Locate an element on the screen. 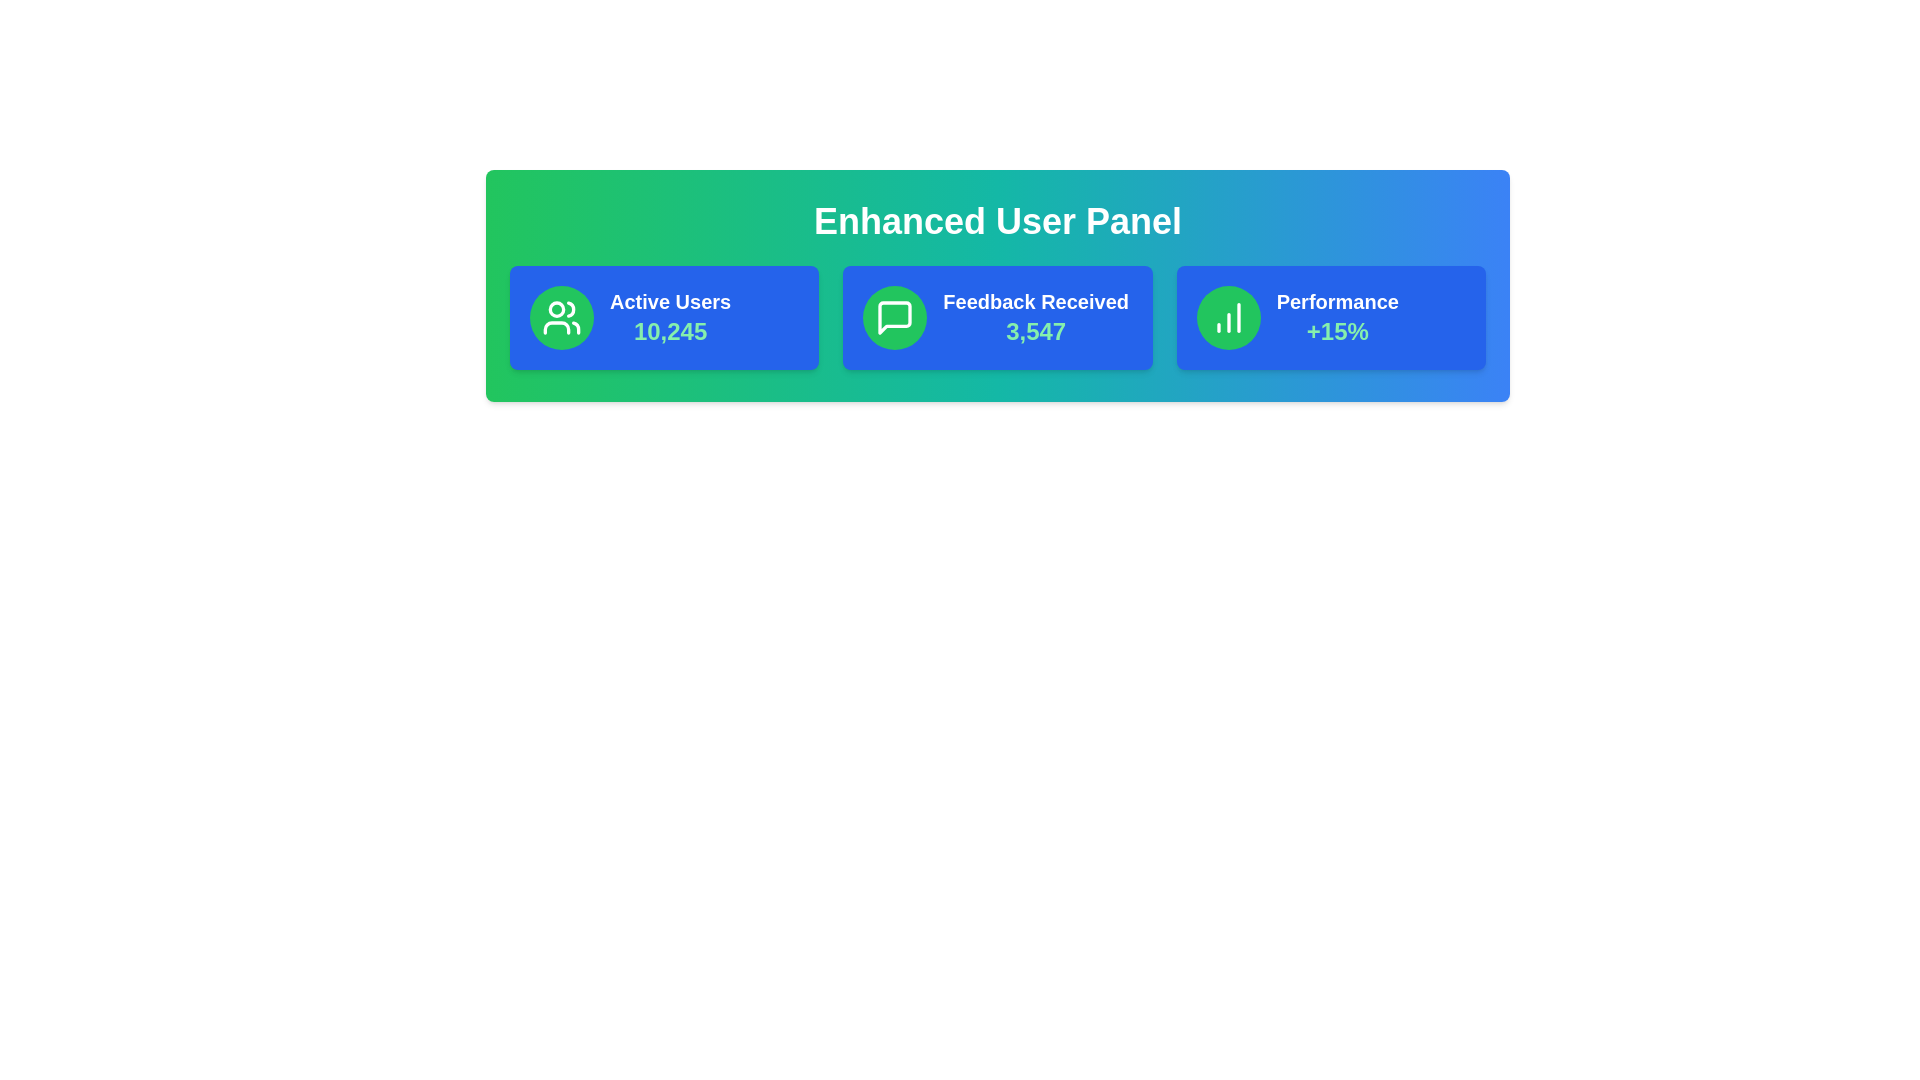  the card corresponding to Feedback Received to select or highlight it is located at coordinates (998, 316).